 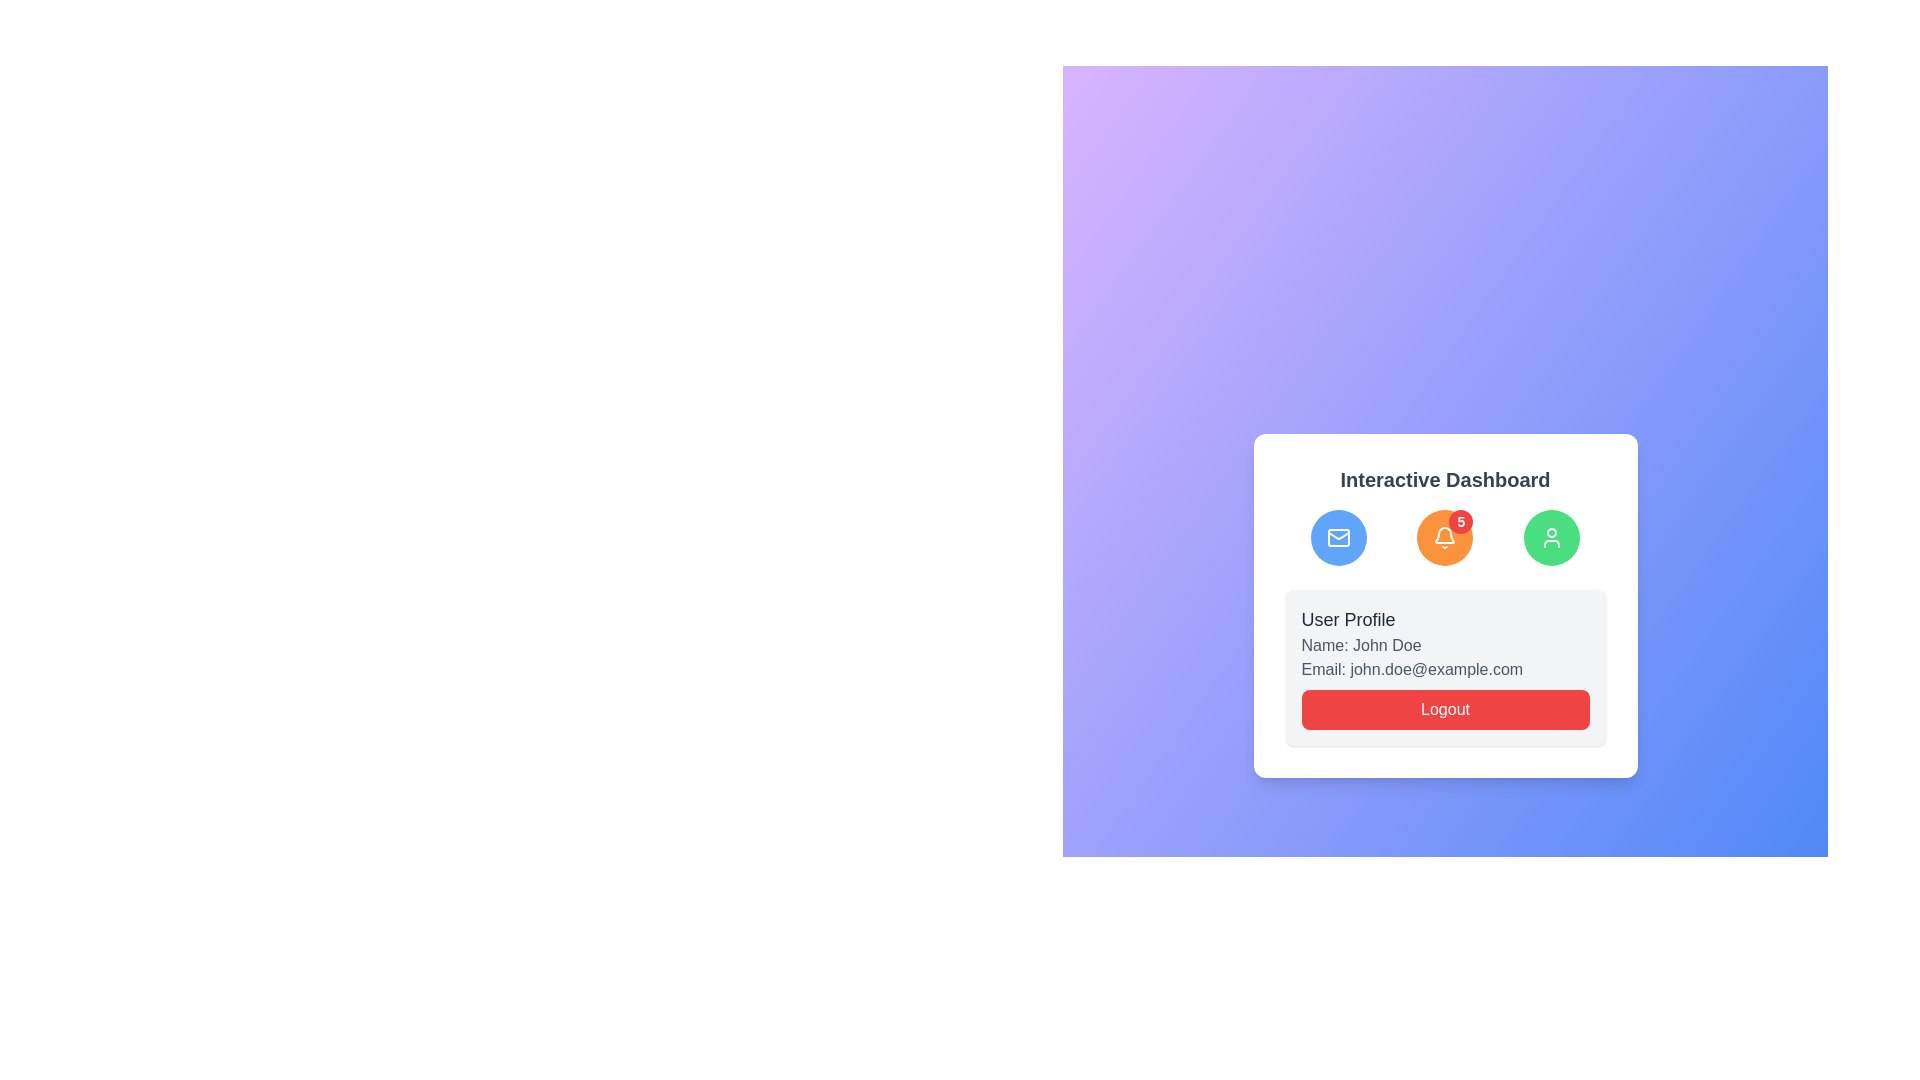 I want to click on the 'Increase Emails' button with an envelope icon, which is the leftmost button in a horizontal row of three buttons, so click(x=1338, y=536).